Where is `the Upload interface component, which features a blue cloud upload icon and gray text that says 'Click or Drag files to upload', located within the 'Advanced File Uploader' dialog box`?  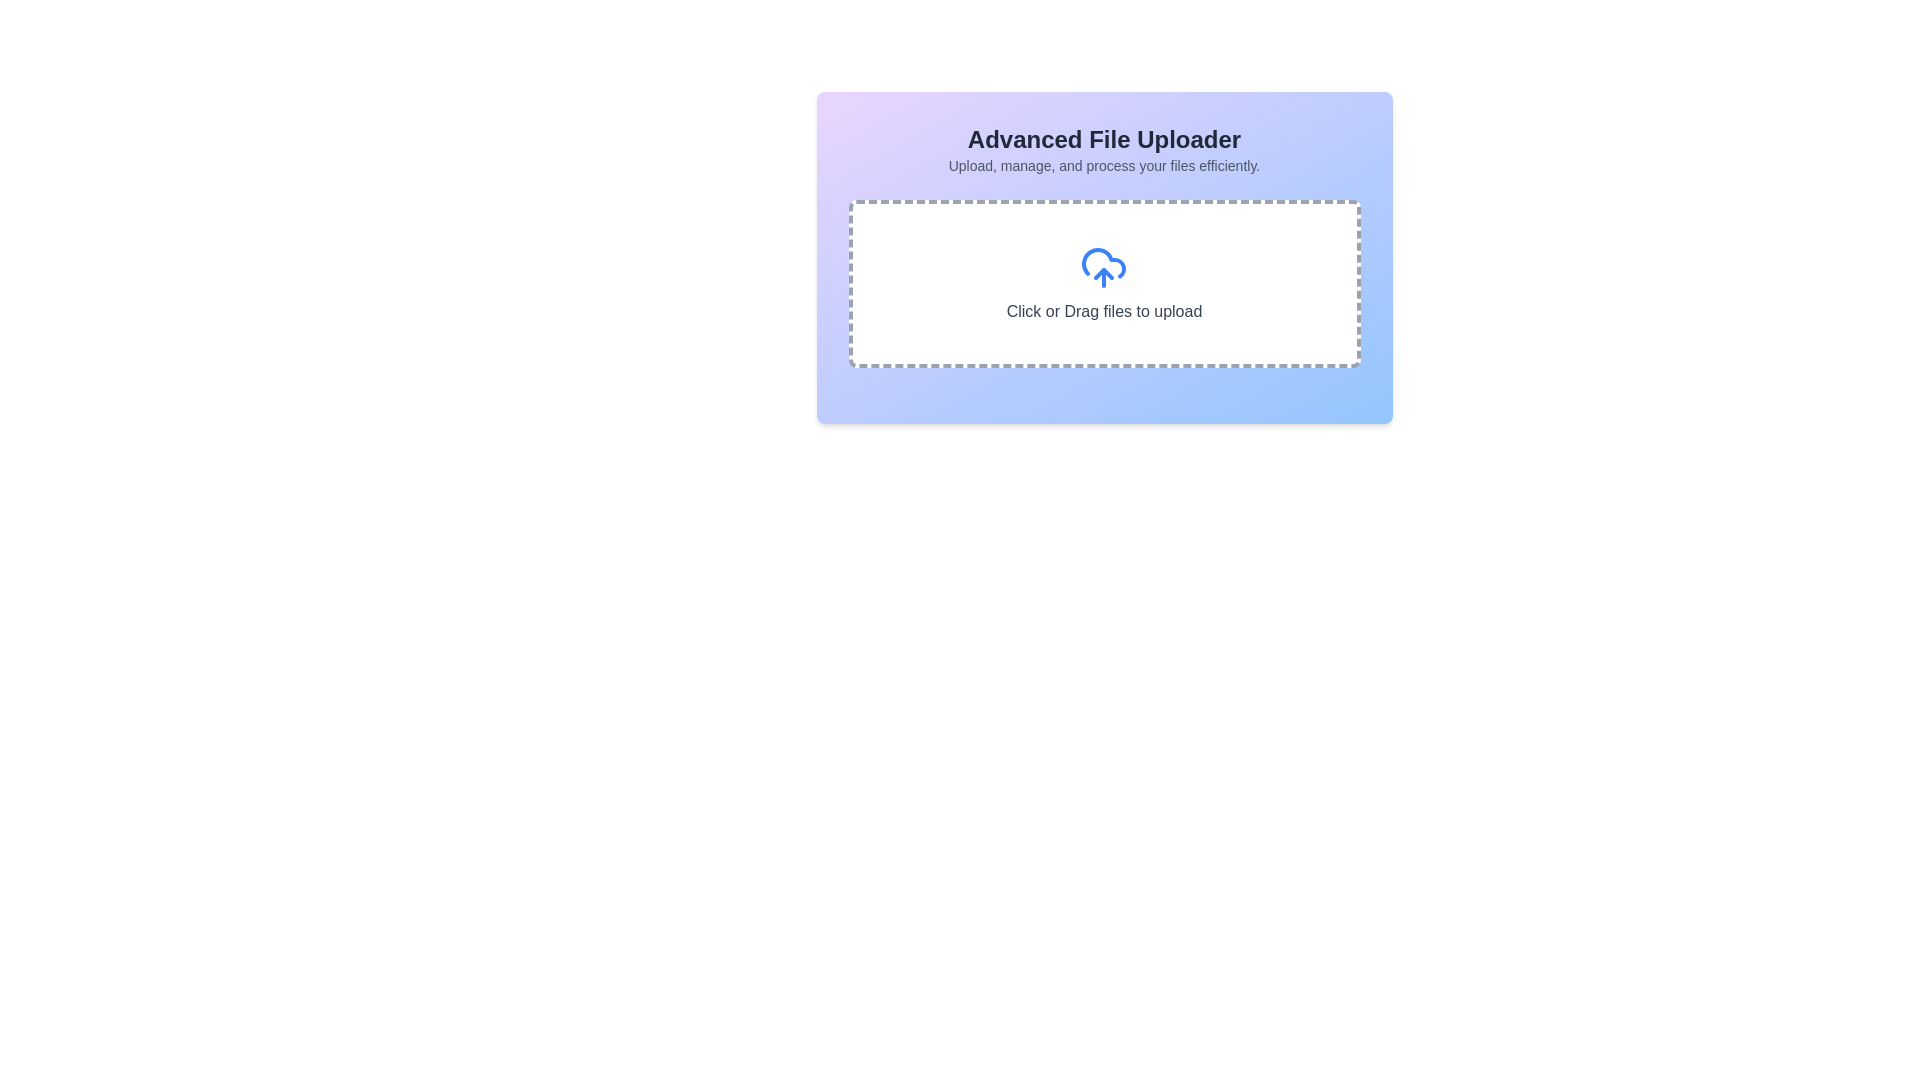 the Upload interface component, which features a blue cloud upload icon and gray text that says 'Click or Drag files to upload', located within the 'Advanced File Uploader' dialog box is located at coordinates (1103, 284).